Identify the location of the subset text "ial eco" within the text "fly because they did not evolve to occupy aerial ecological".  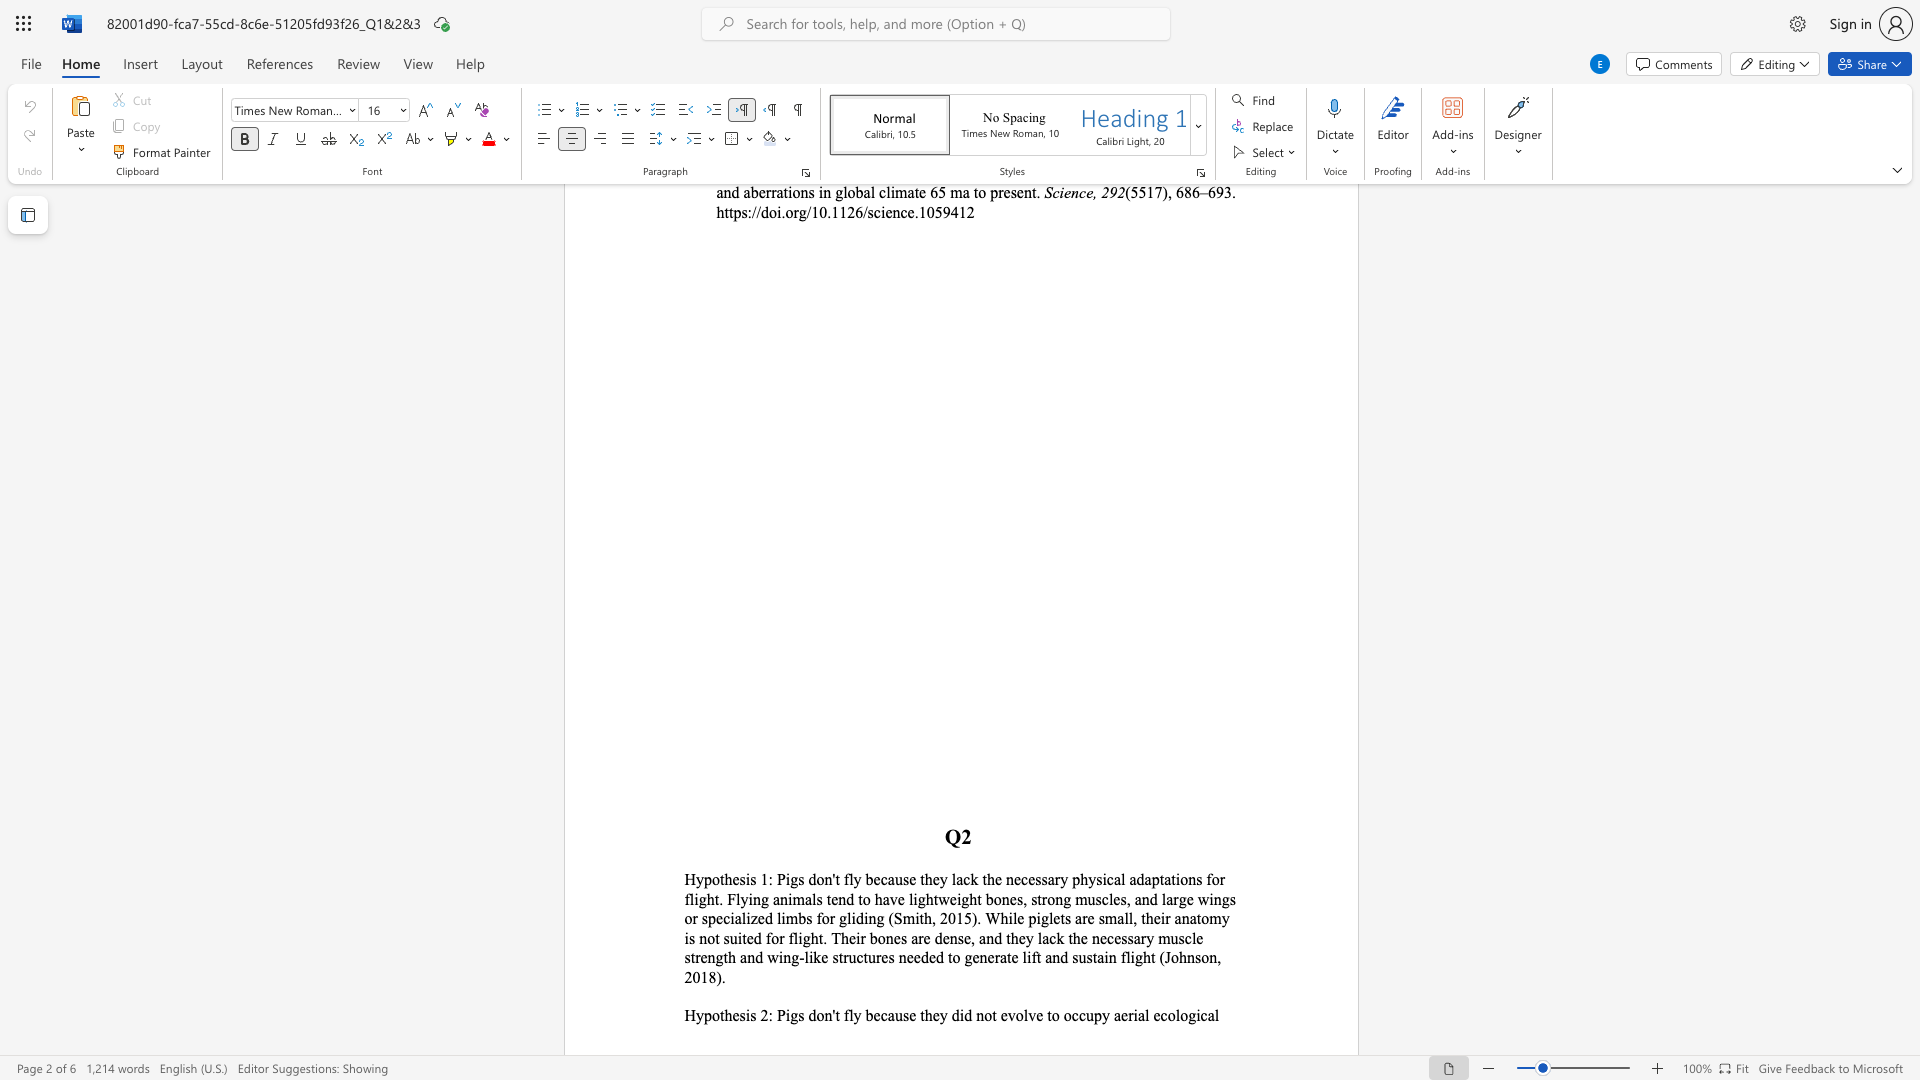
(1133, 1015).